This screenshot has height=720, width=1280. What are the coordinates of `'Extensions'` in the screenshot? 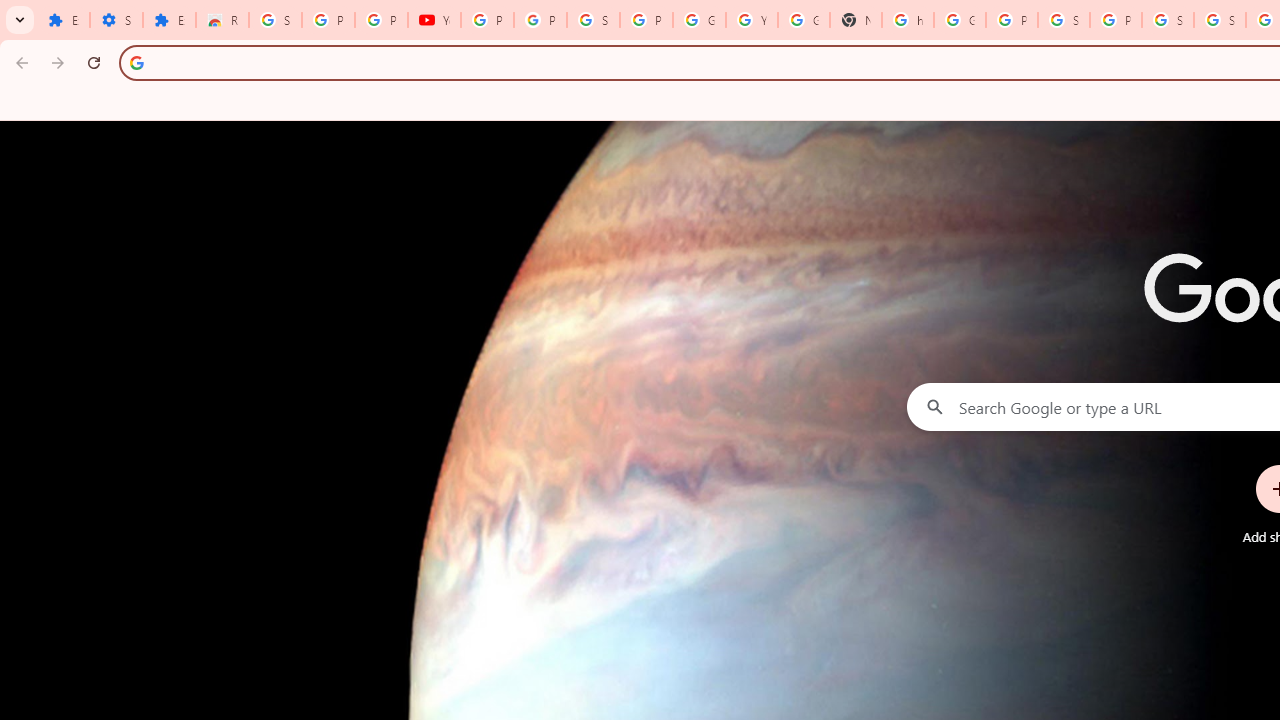 It's located at (63, 20).